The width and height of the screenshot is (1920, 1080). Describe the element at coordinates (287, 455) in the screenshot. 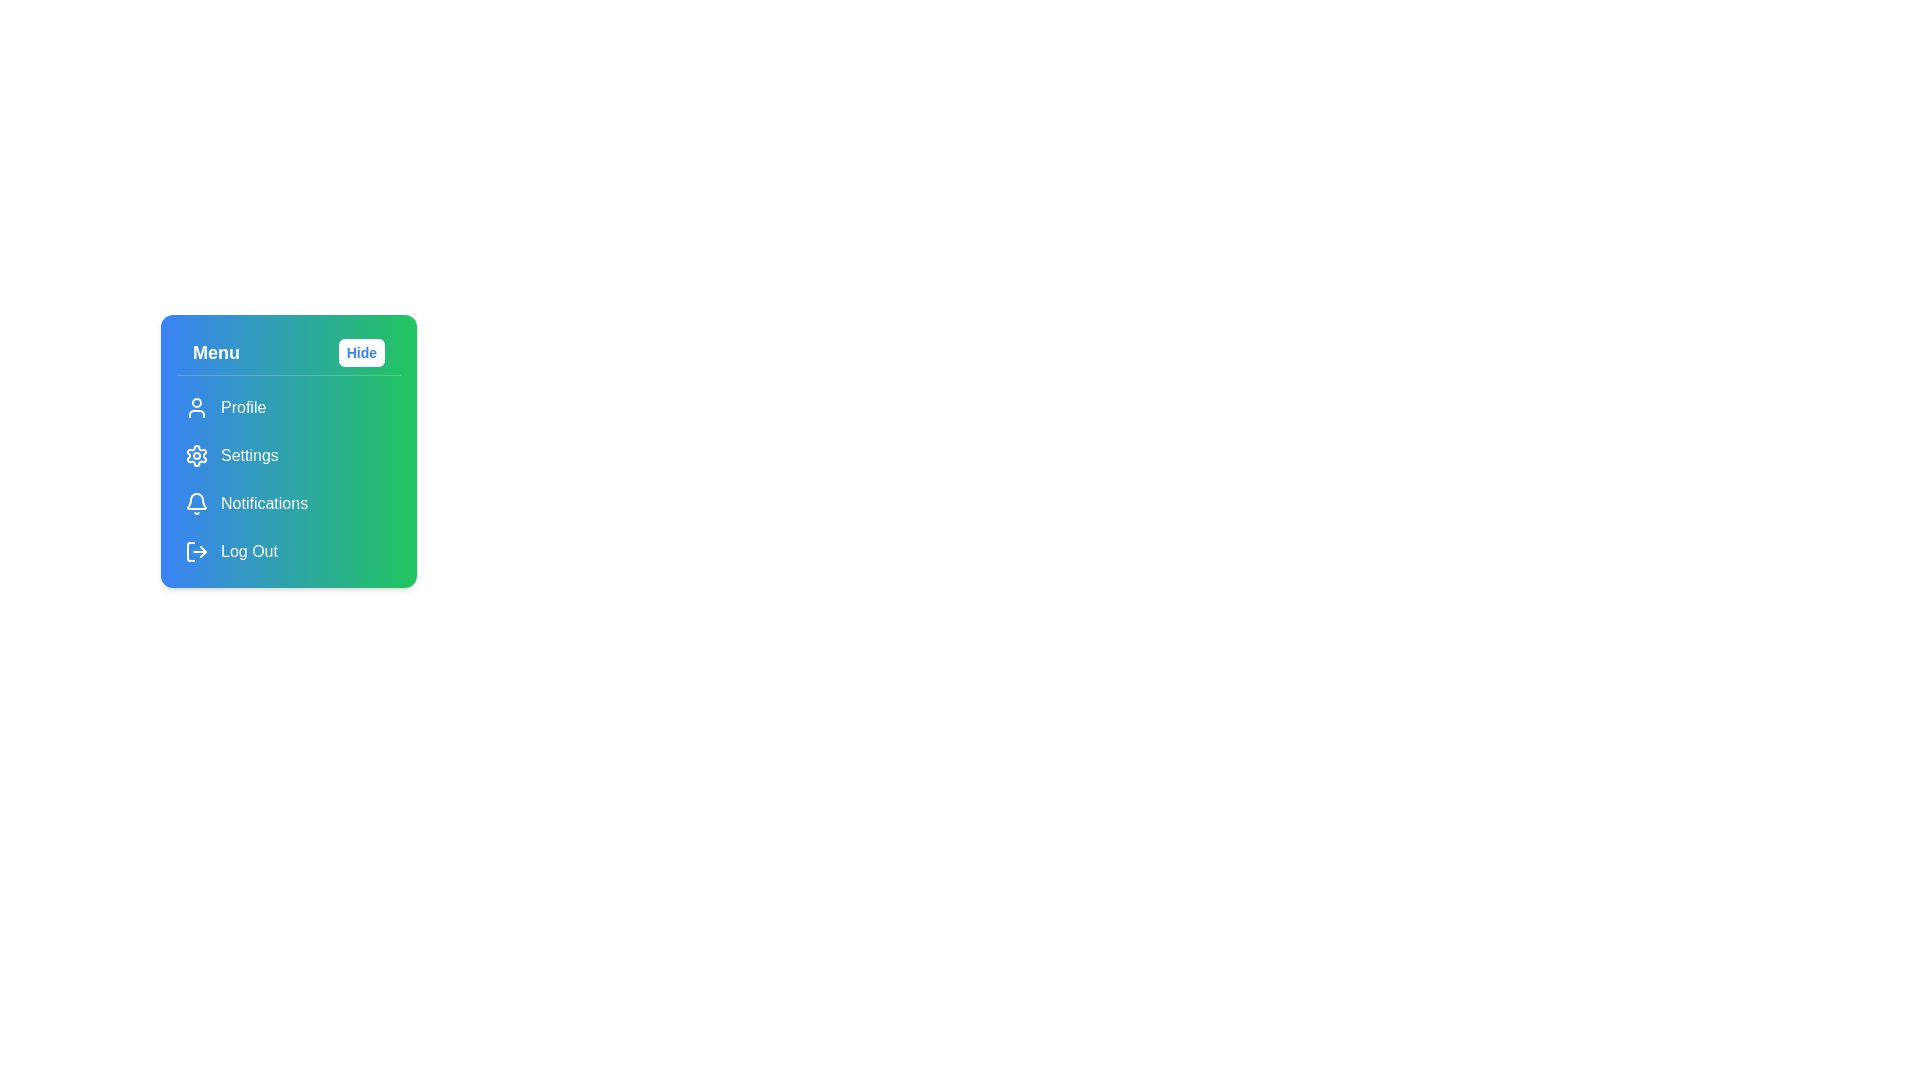

I see `the second menu item labeled 'Settings' in the vertical menu` at that location.